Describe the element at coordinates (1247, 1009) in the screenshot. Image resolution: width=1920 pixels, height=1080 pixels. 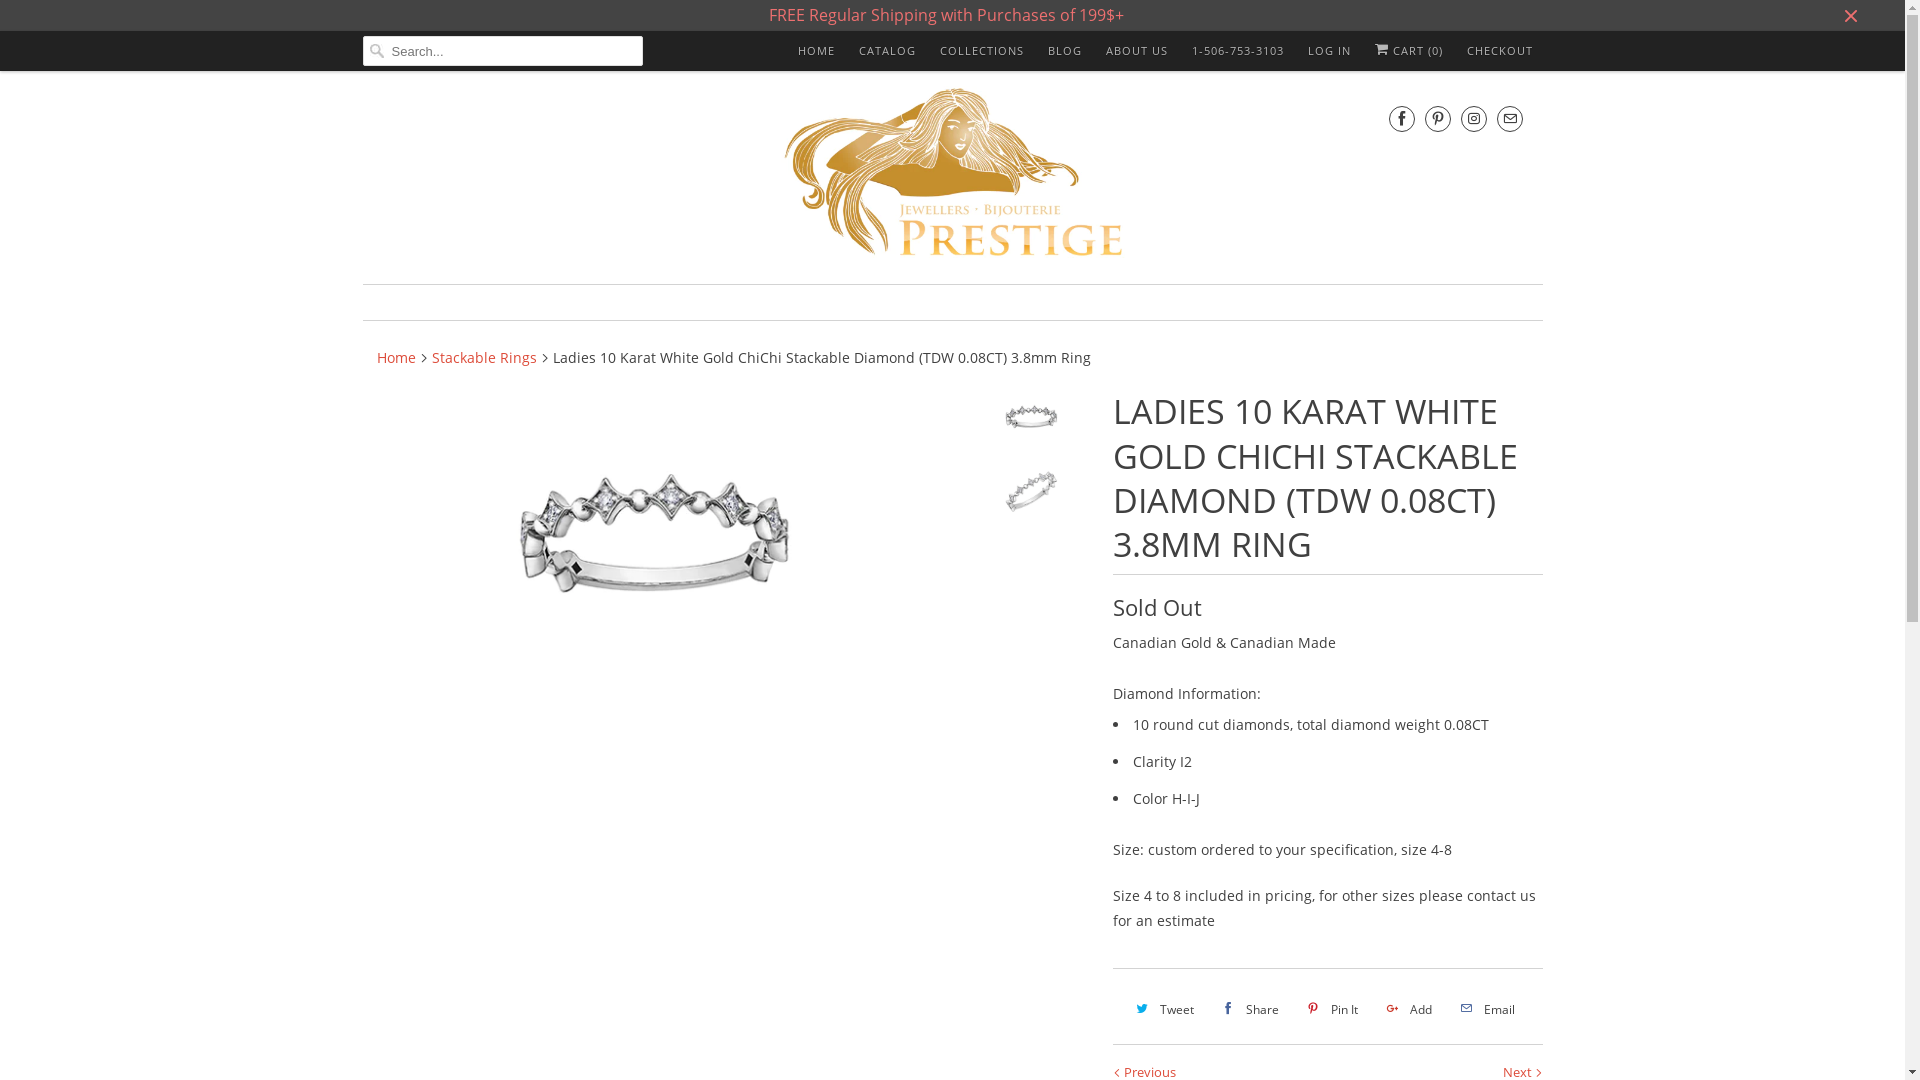
I see `'Share'` at that location.